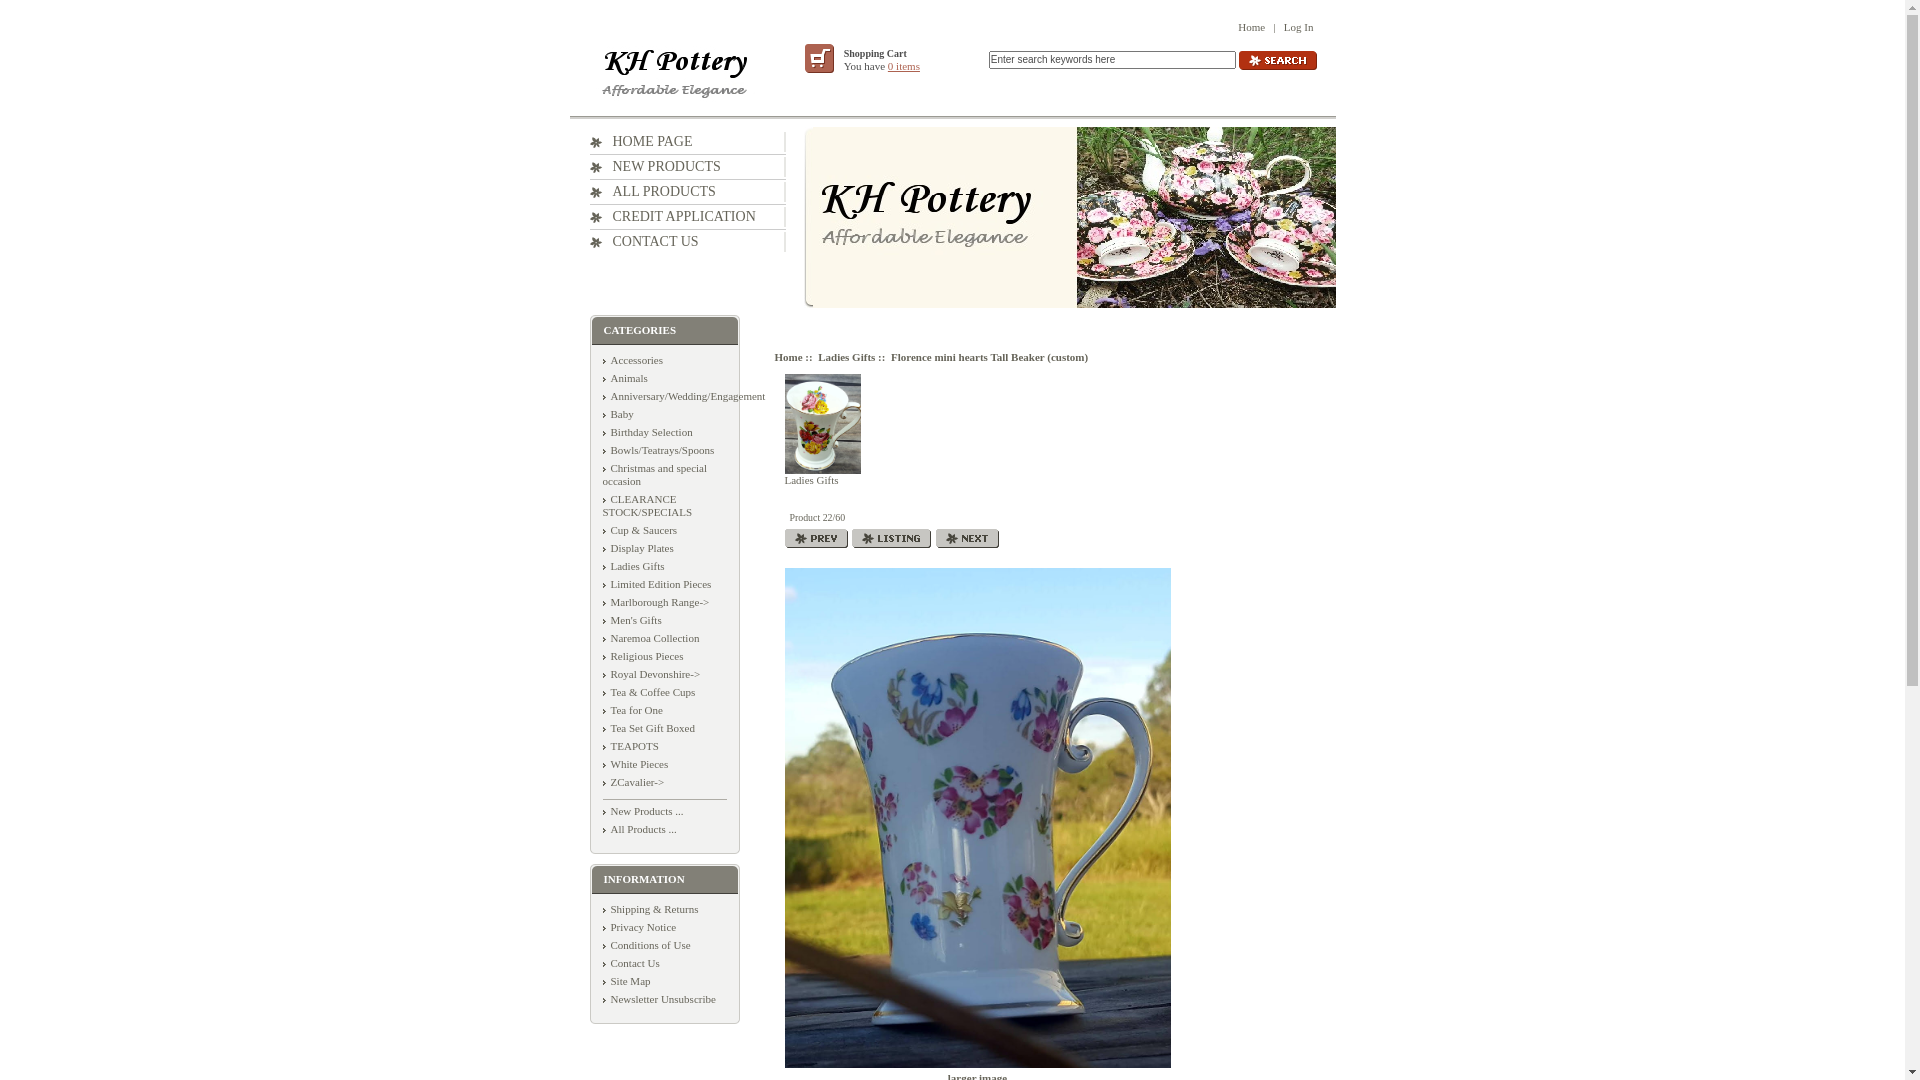 The image size is (1920, 1080). Describe the element at coordinates (656, 583) in the screenshot. I see `'Limited Edition Pieces'` at that location.